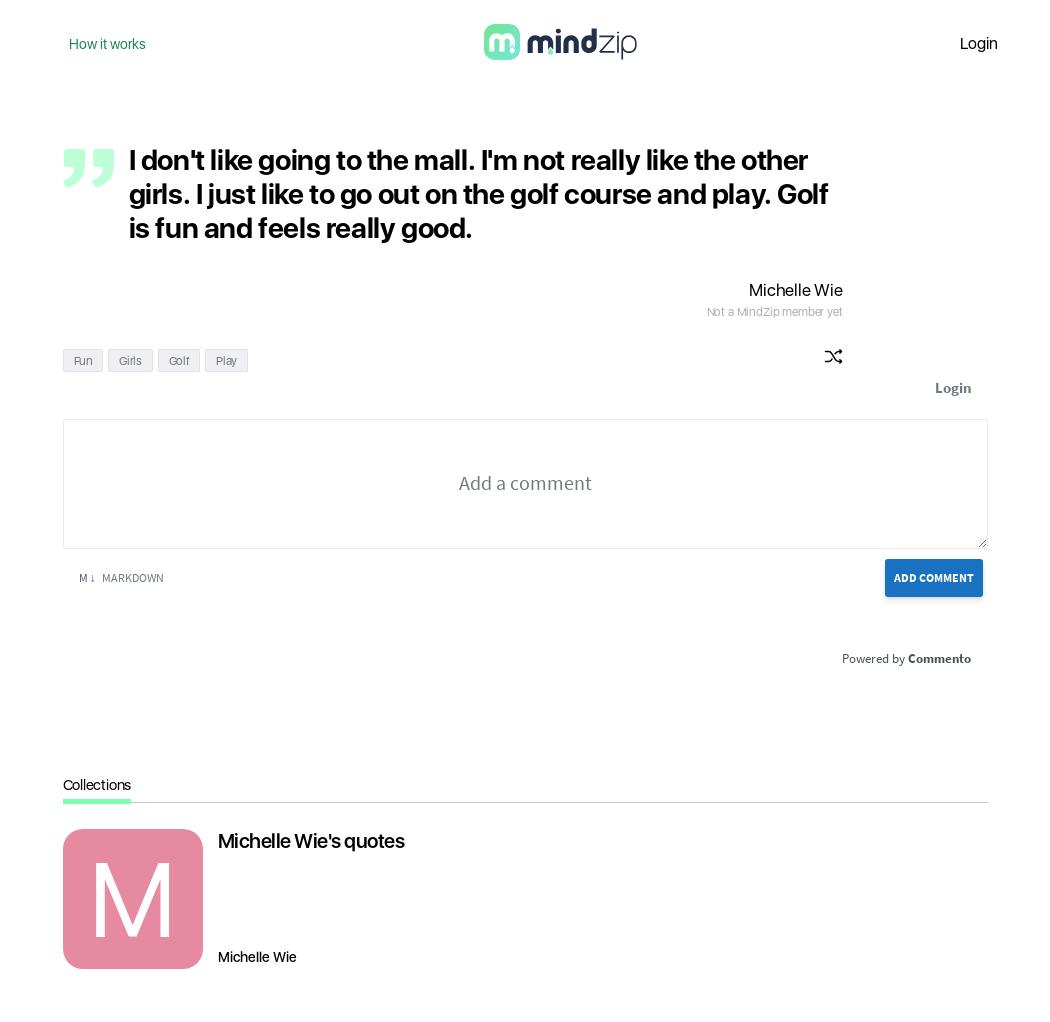 This screenshot has width=1050, height=1022. I want to click on 'Michelle Wie's quotes', so click(310, 841).